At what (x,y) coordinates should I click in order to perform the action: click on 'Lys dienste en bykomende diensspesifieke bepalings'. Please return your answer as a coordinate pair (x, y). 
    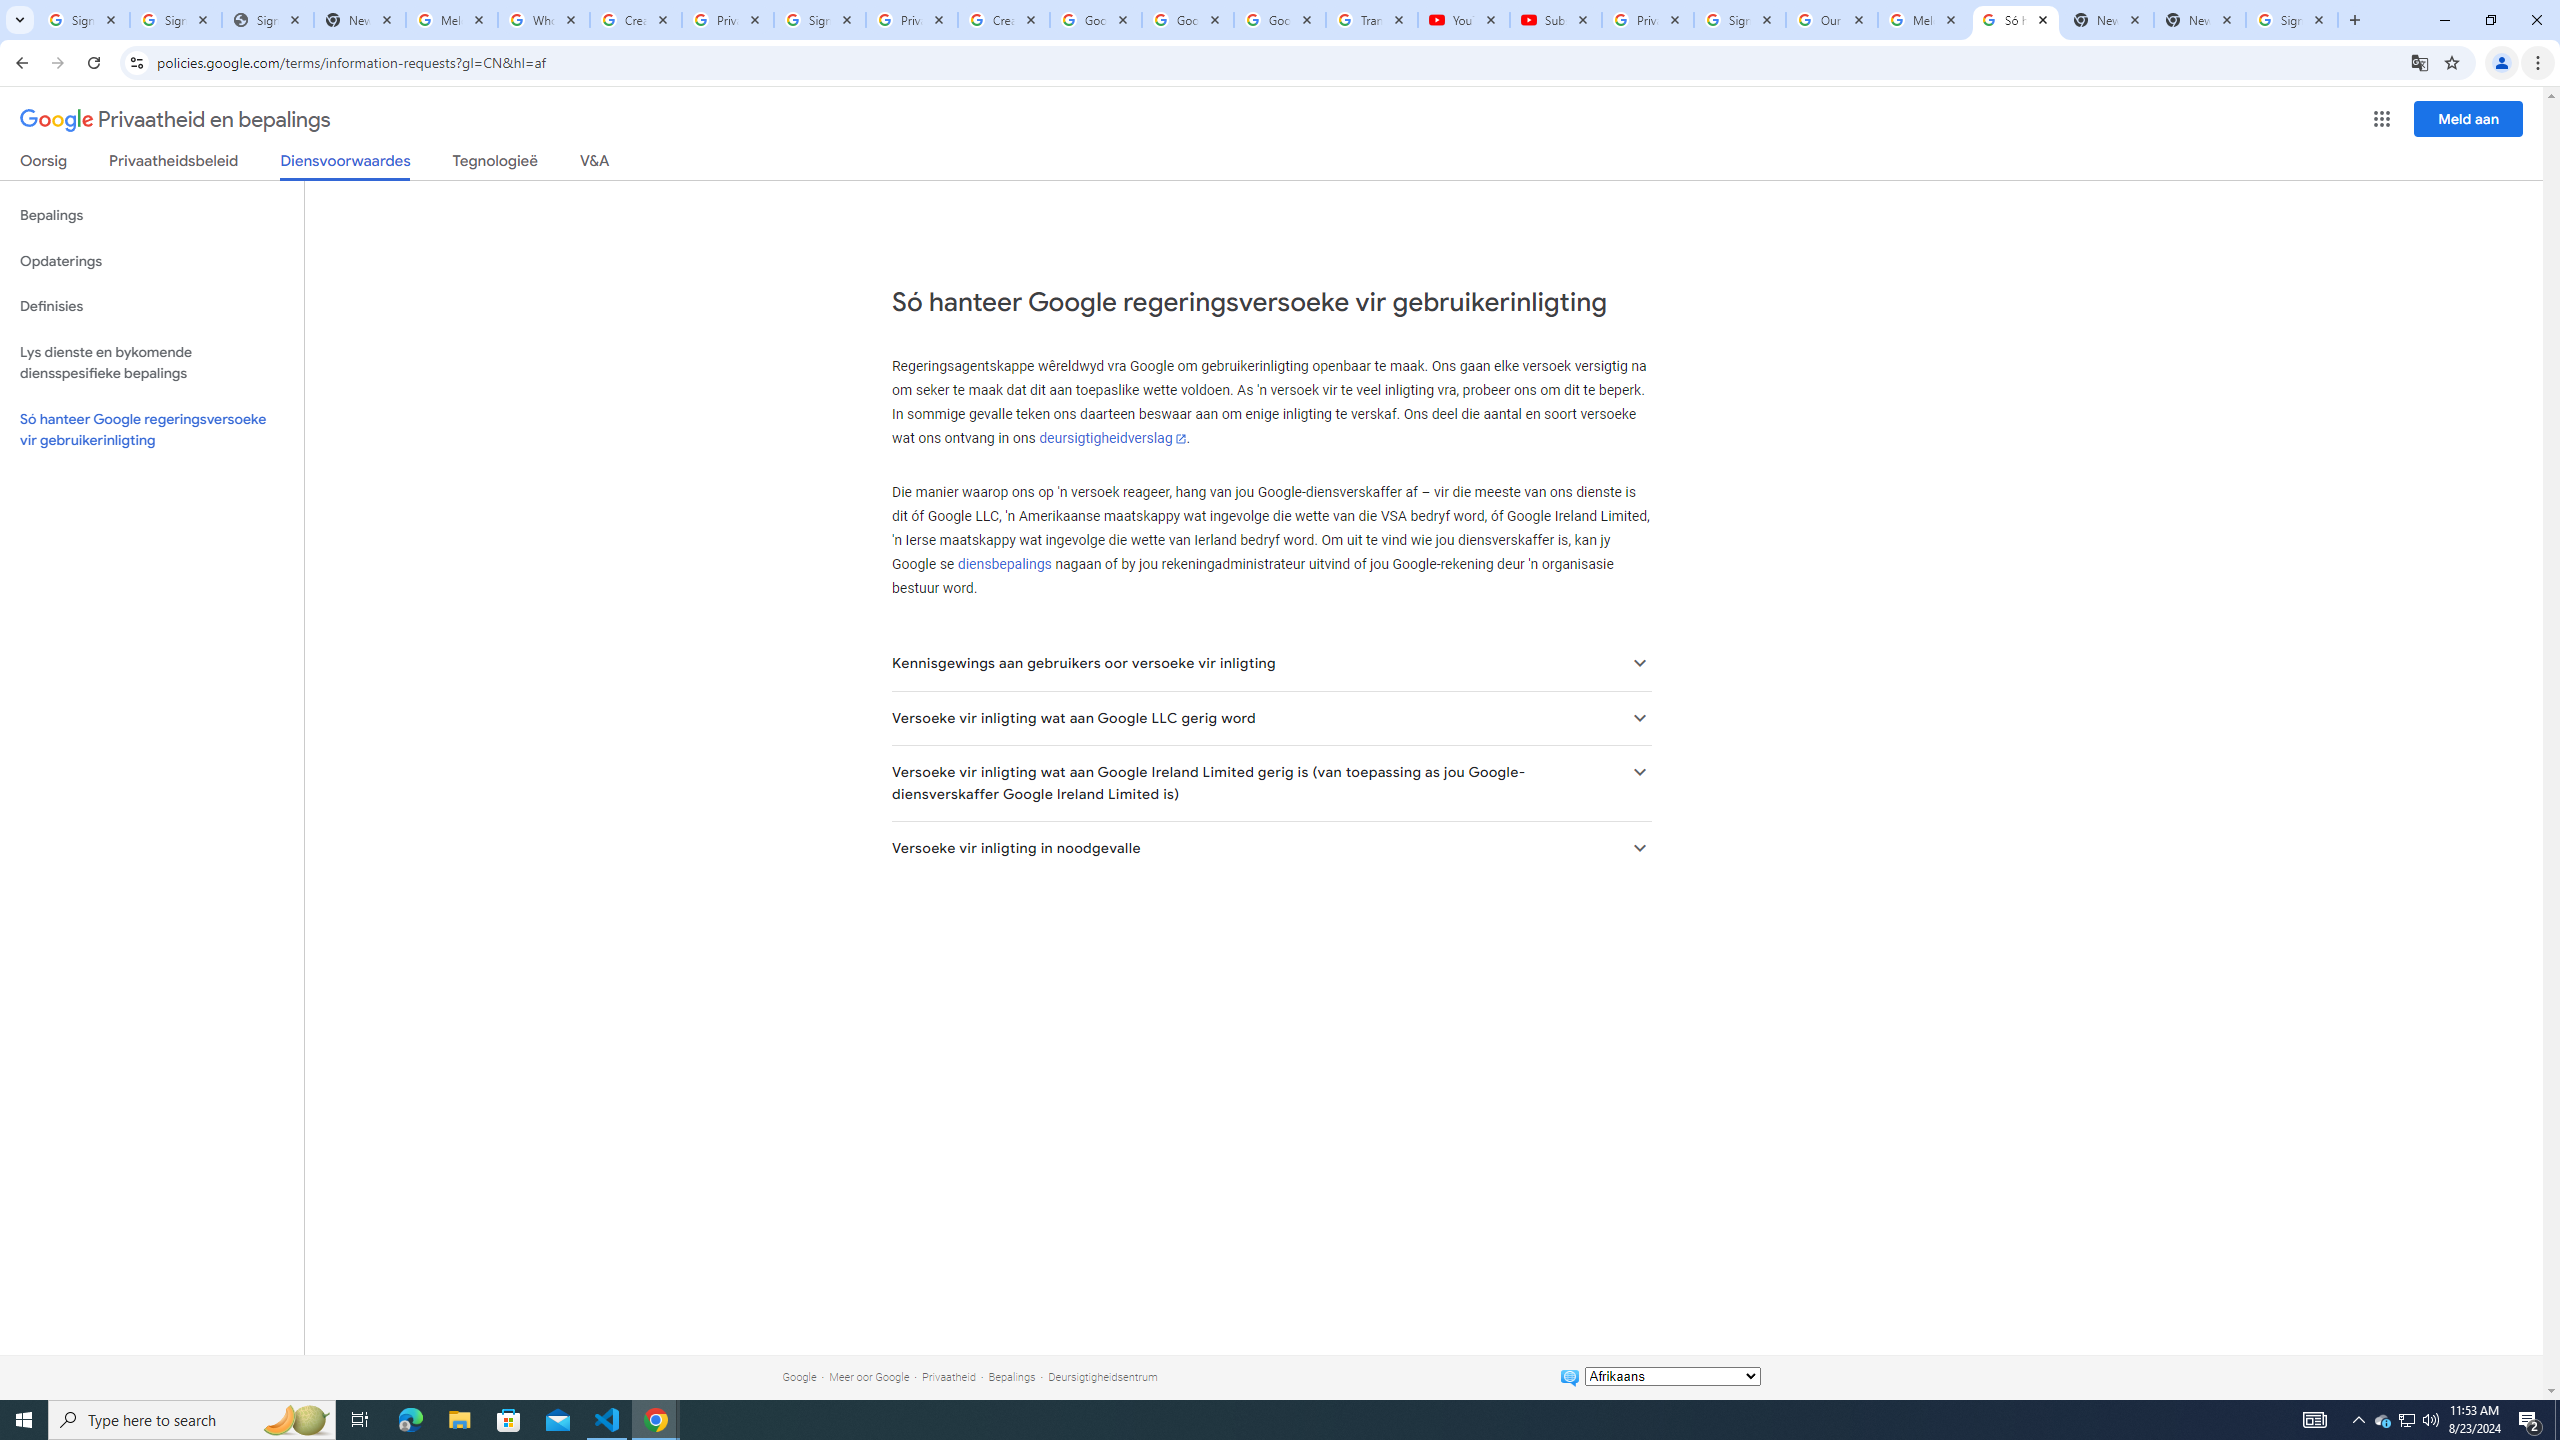
    Looking at the image, I should click on (151, 361).